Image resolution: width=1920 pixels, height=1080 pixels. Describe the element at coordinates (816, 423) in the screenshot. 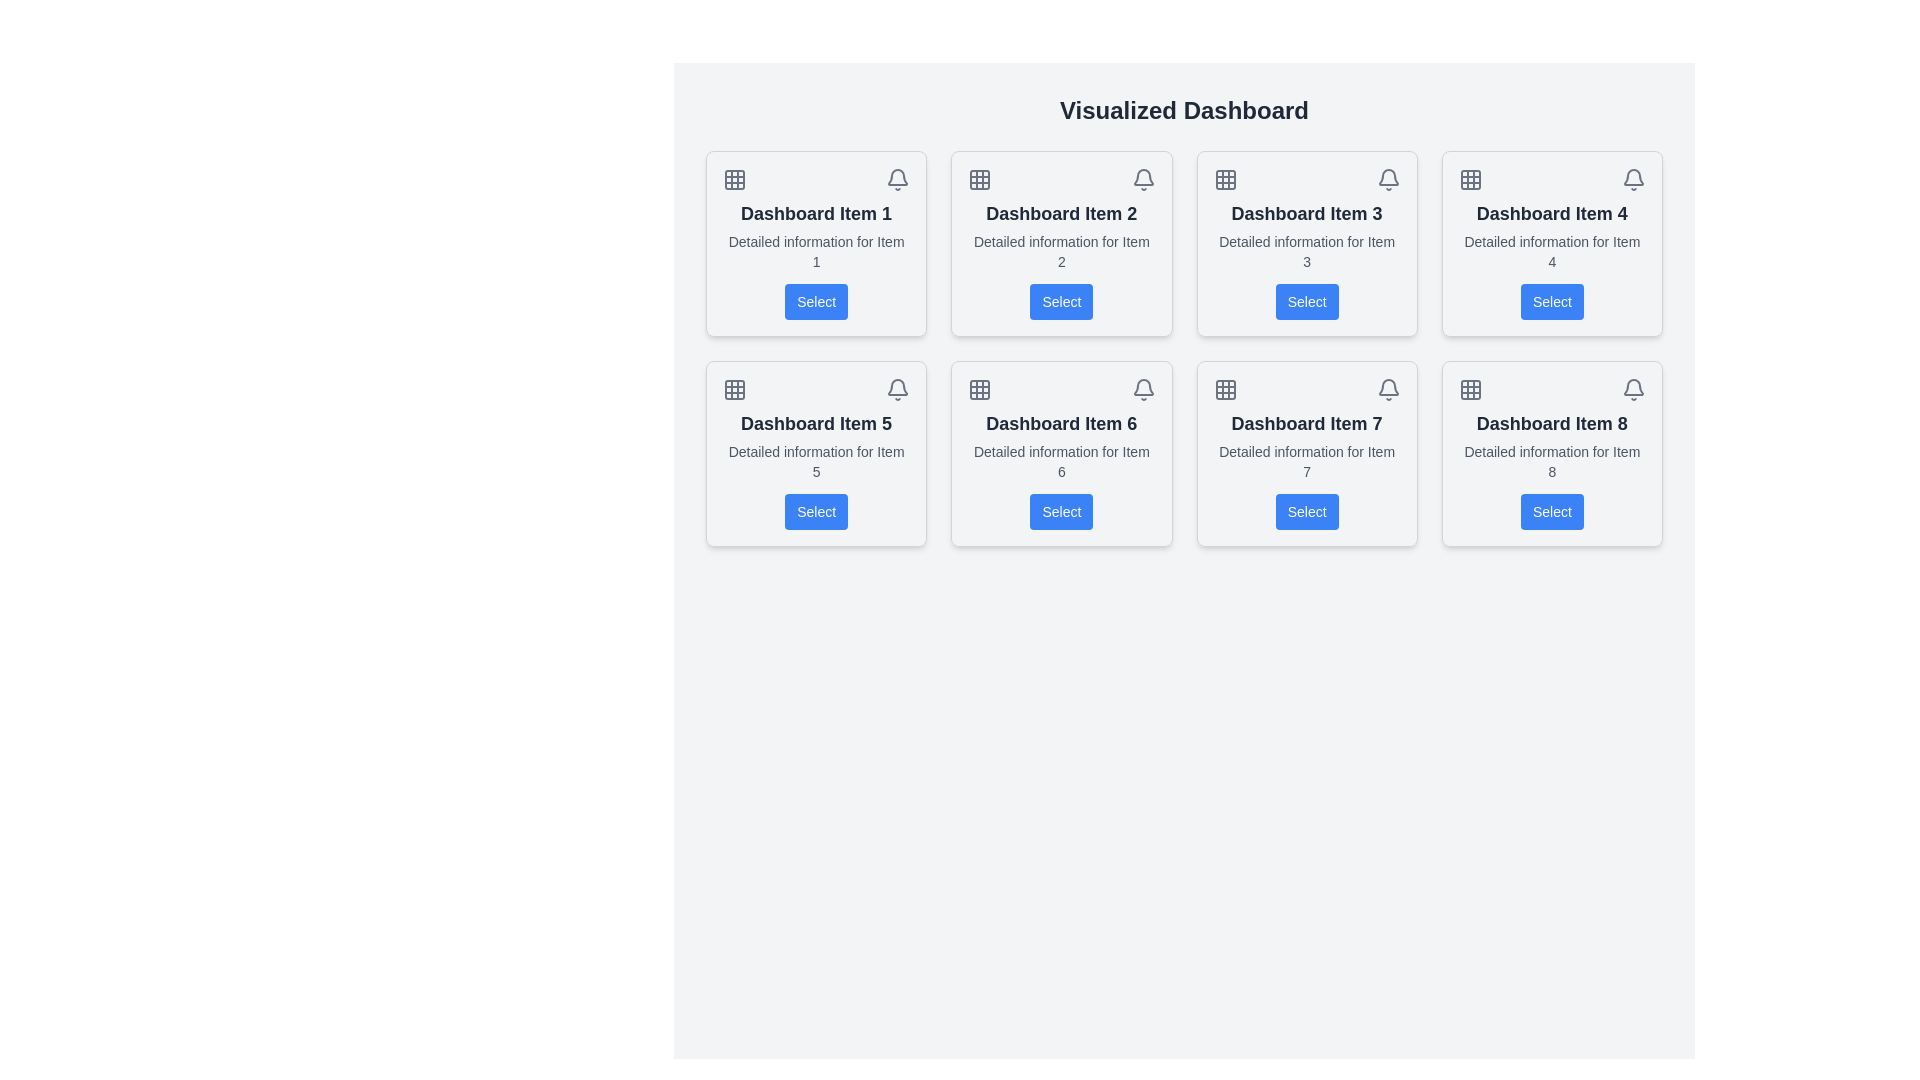

I see `title of the Text Label displaying 'Dashboard Item 5' which is prominently styled in bold and dark gray within the first card of the second row in the grid layout` at that location.